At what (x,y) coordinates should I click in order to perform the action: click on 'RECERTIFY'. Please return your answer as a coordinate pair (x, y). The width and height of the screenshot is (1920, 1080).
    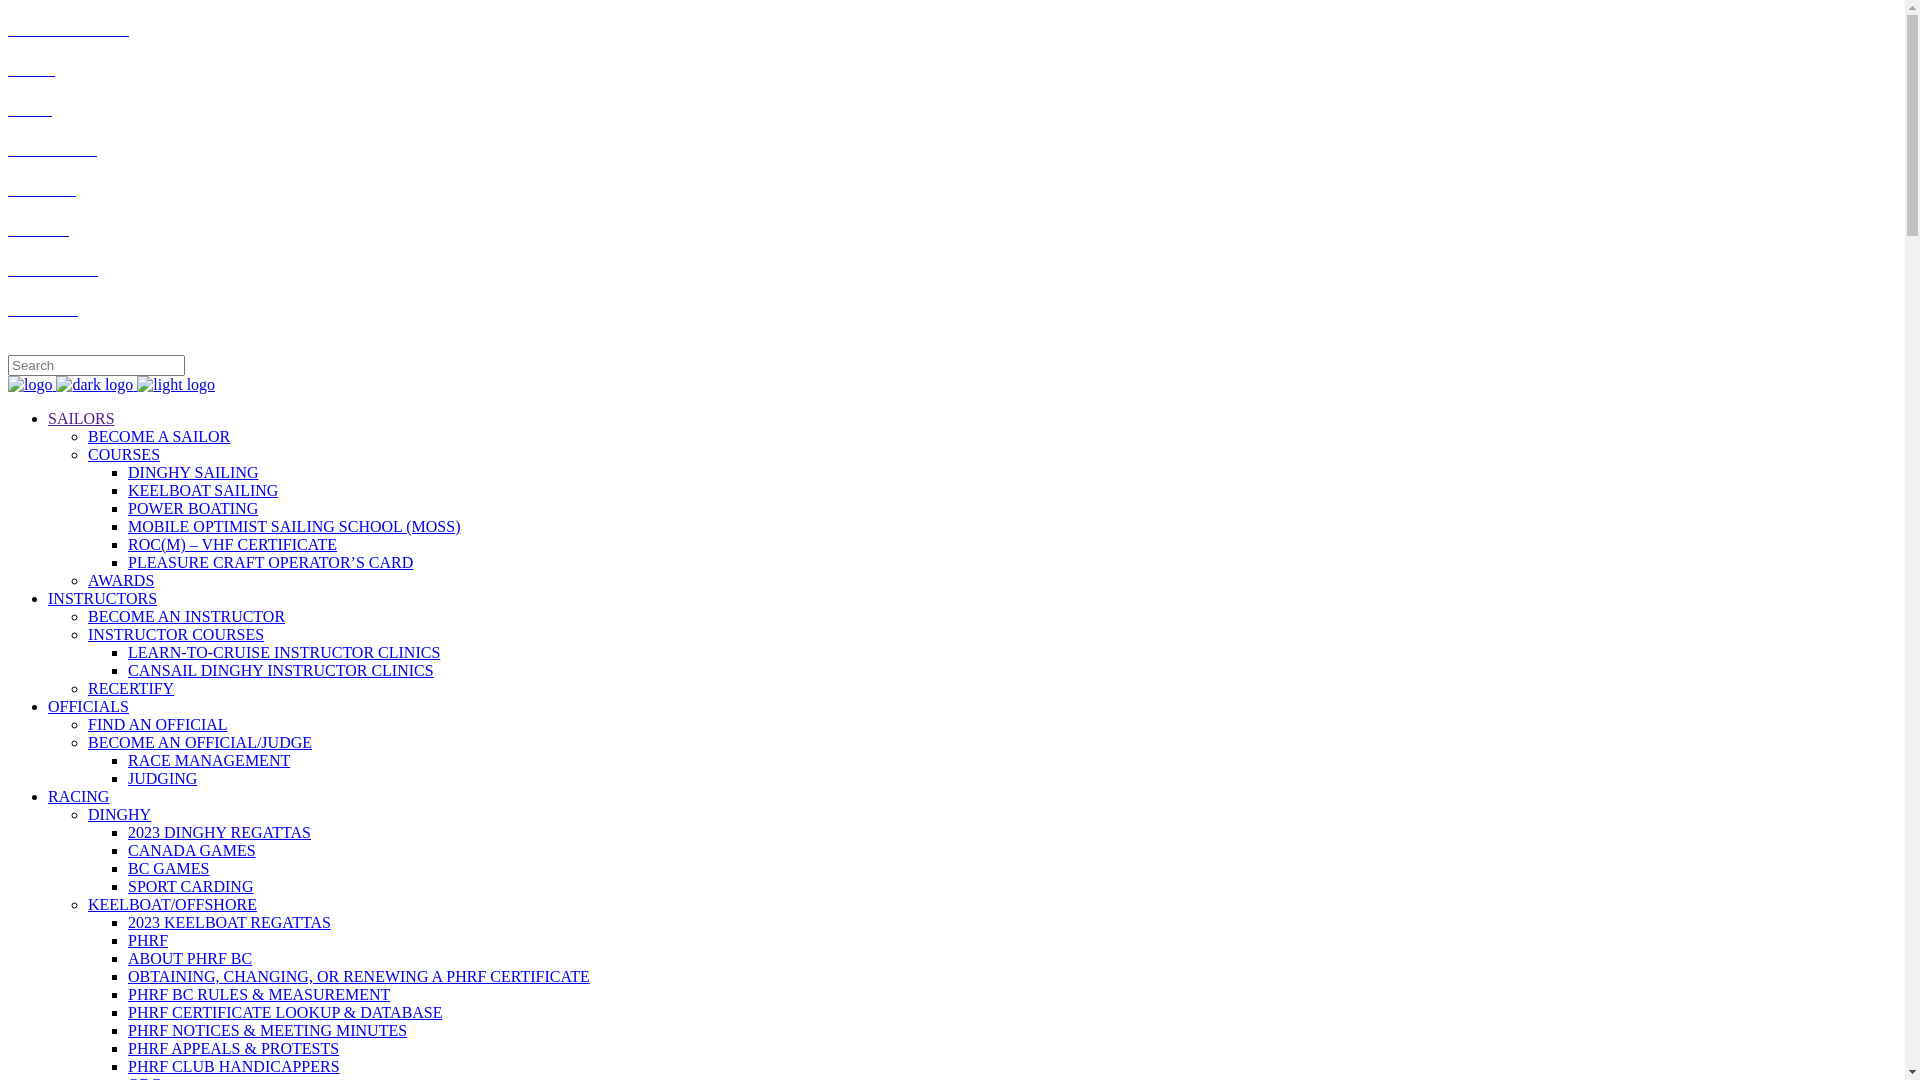
    Looking at the image, I should click on (129, 687).